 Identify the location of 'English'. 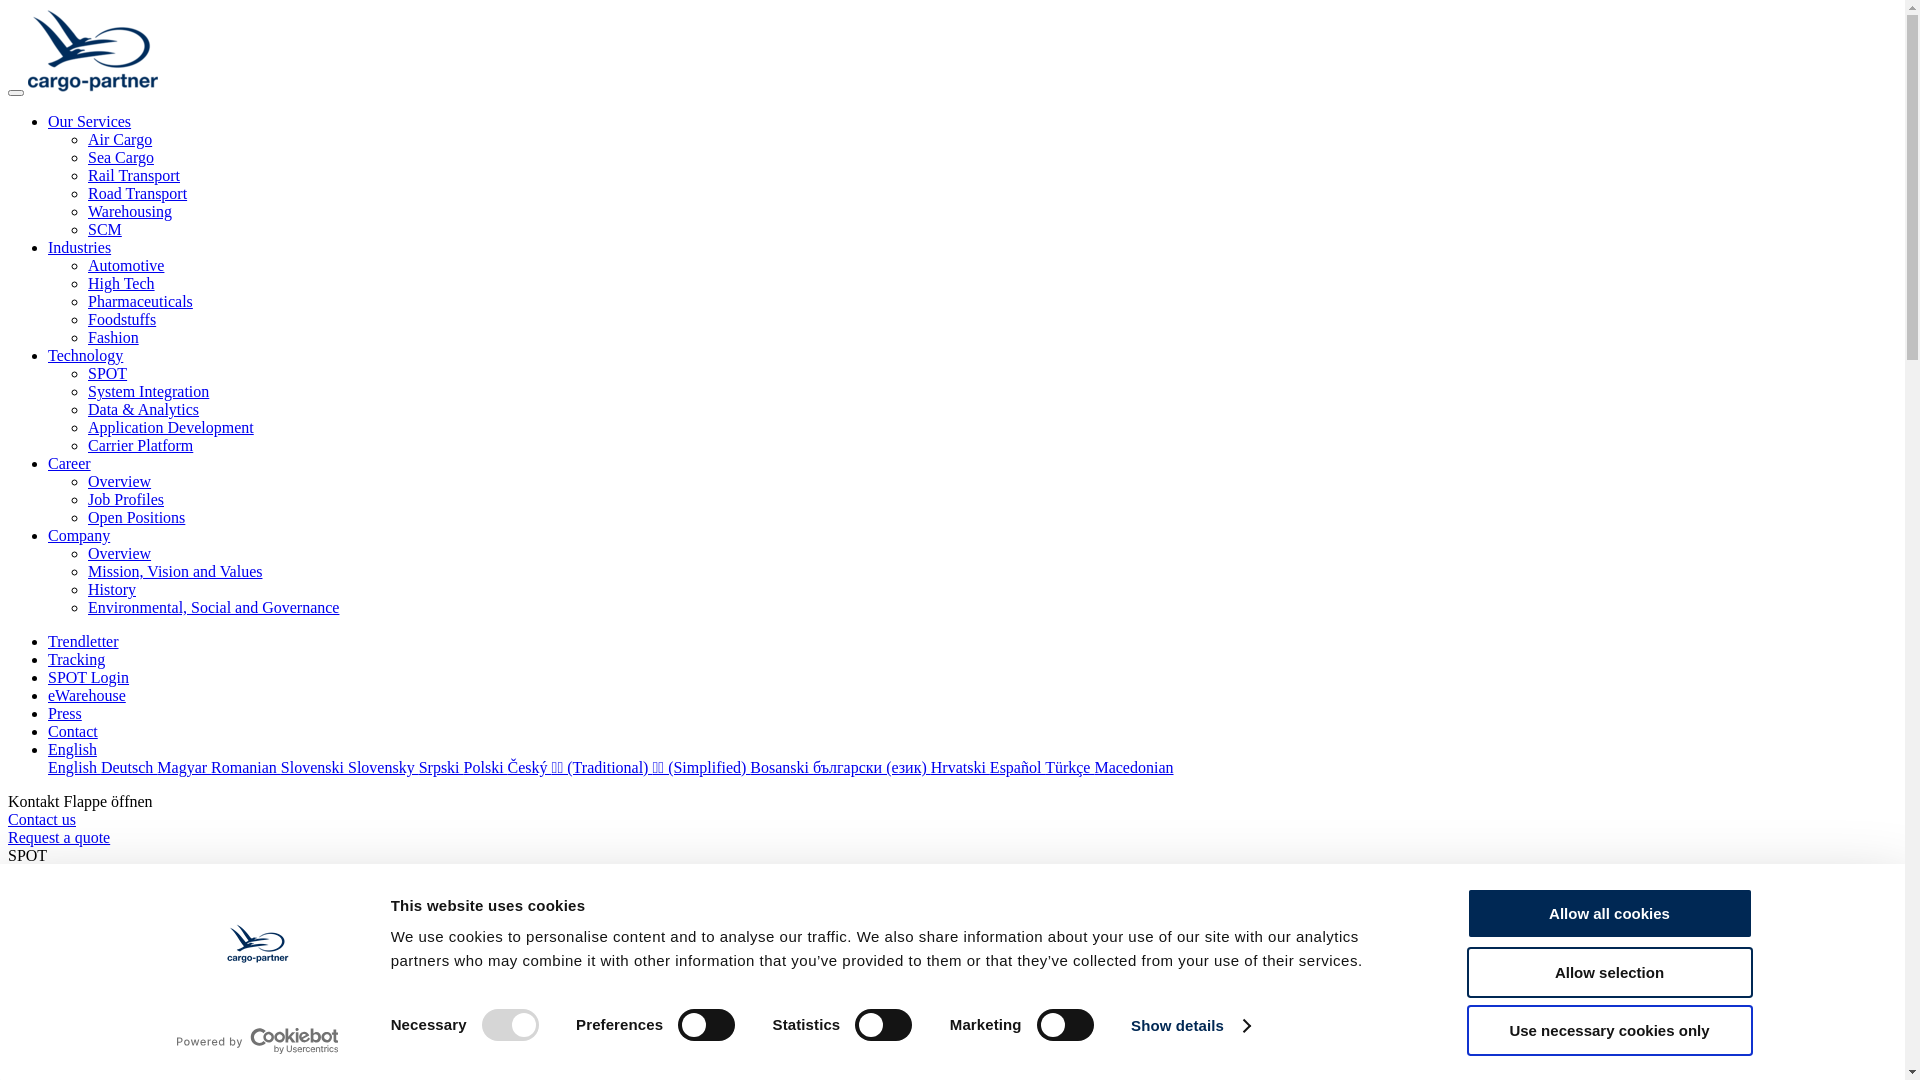
(72, 749).